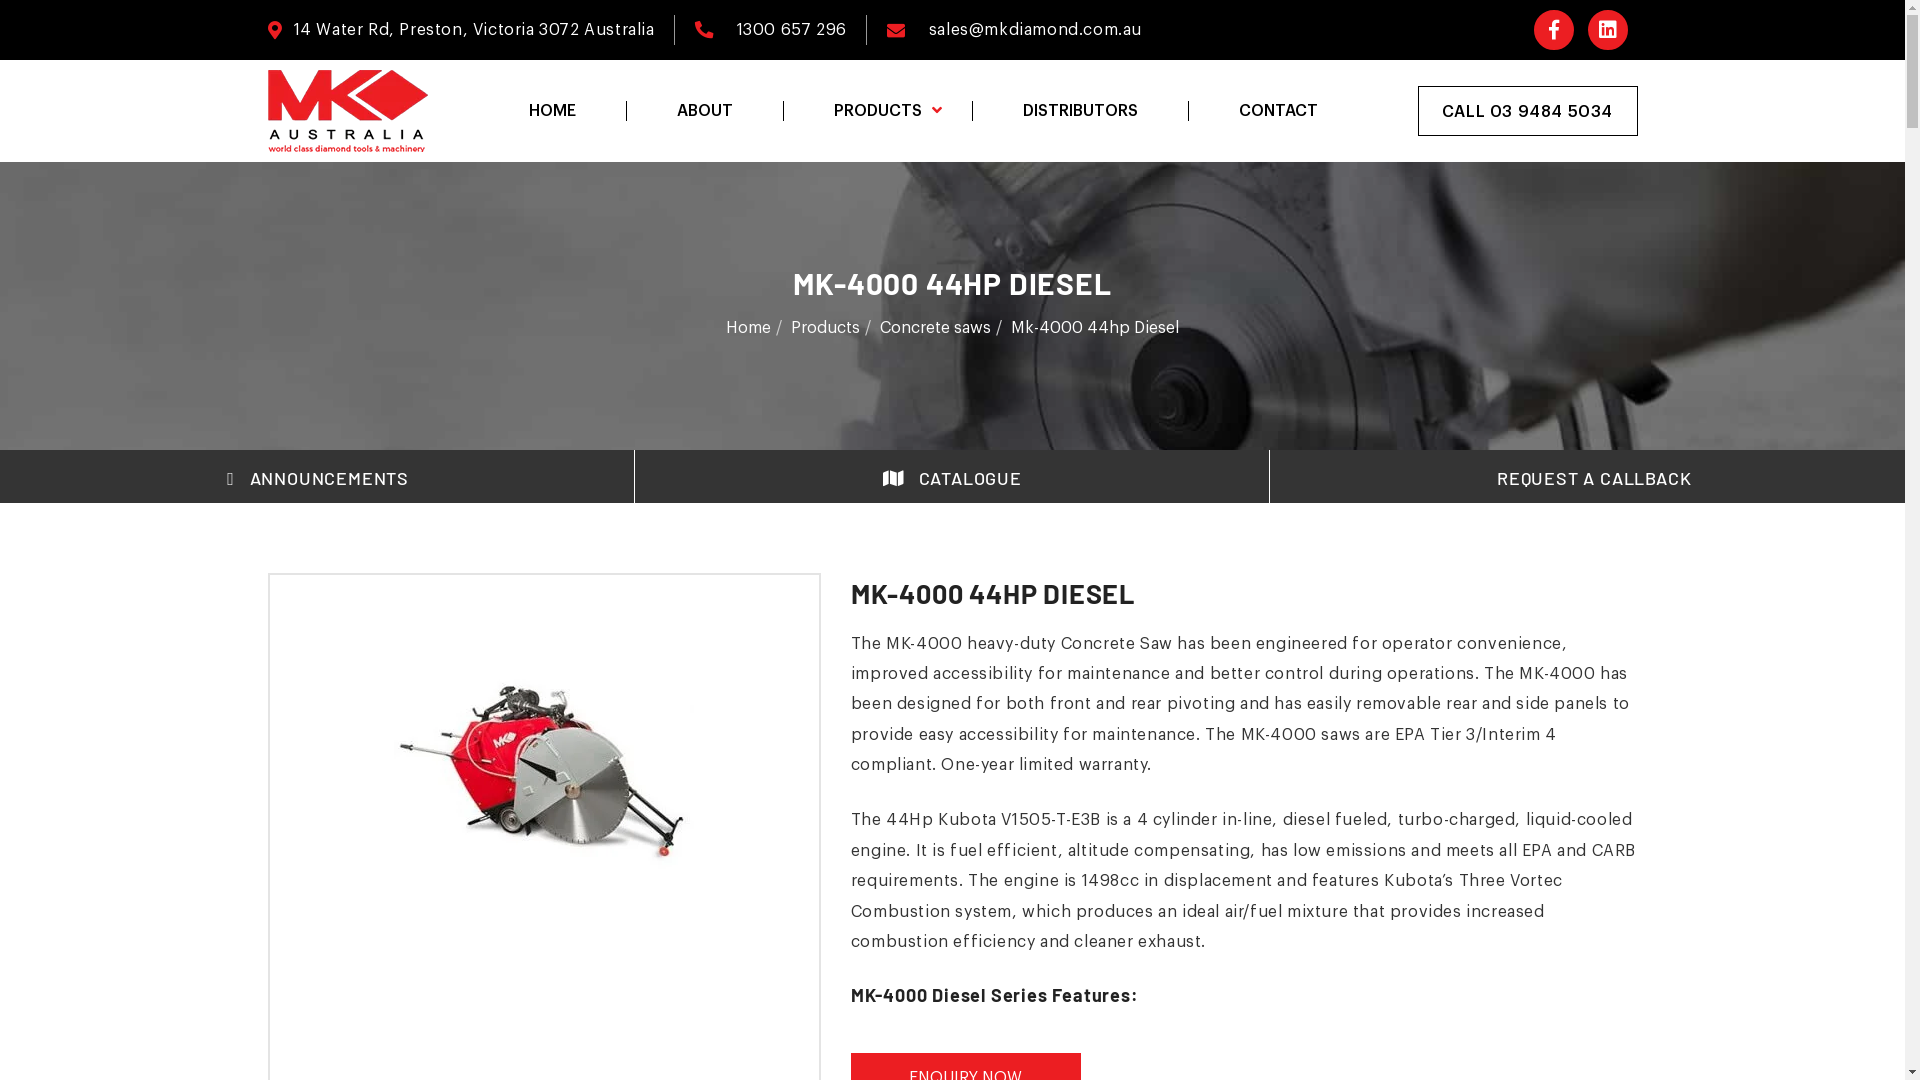 This screenshot has width=1920, height=1080. What do you see at coordinates (934, 326) in the screenshot?
I see `'Concrete saws'` at bounding box center [934, 326].